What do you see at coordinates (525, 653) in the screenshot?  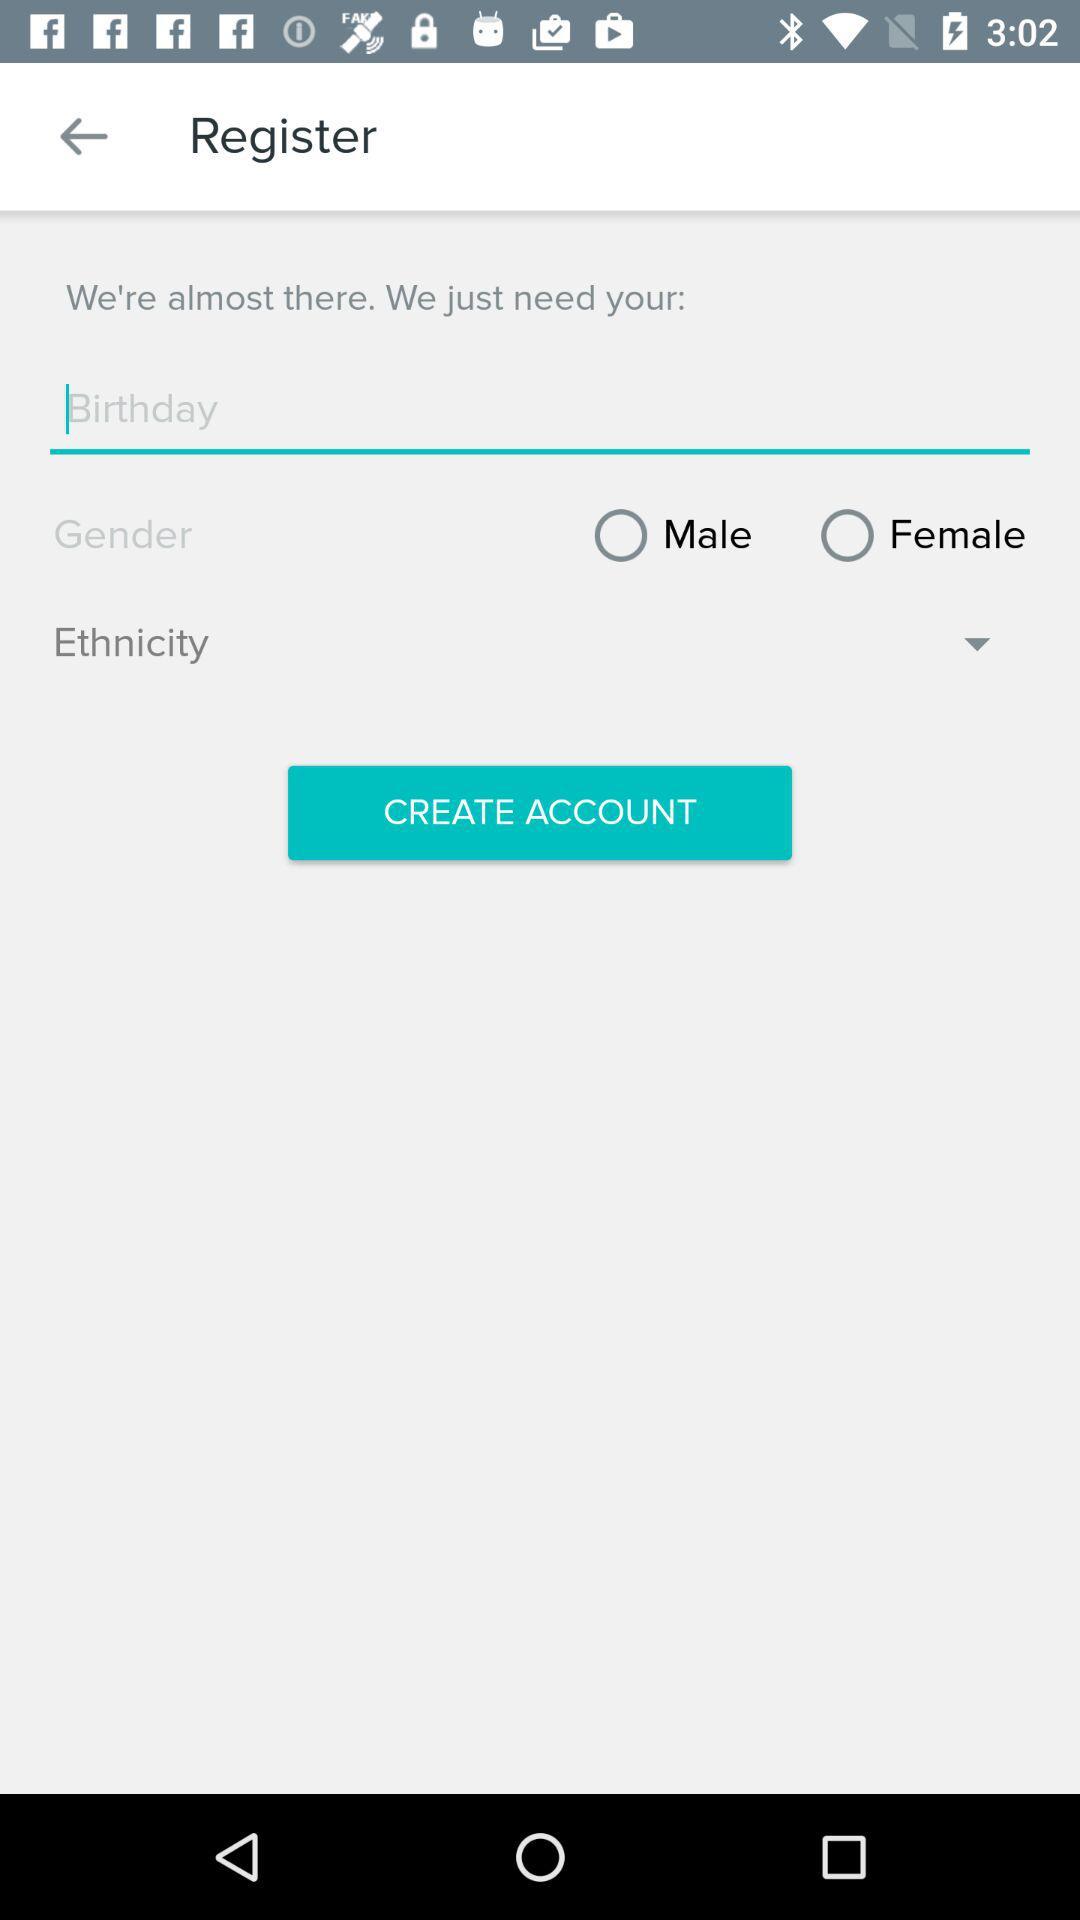 I see `your ethnicity` at bounding box center [525, 653].